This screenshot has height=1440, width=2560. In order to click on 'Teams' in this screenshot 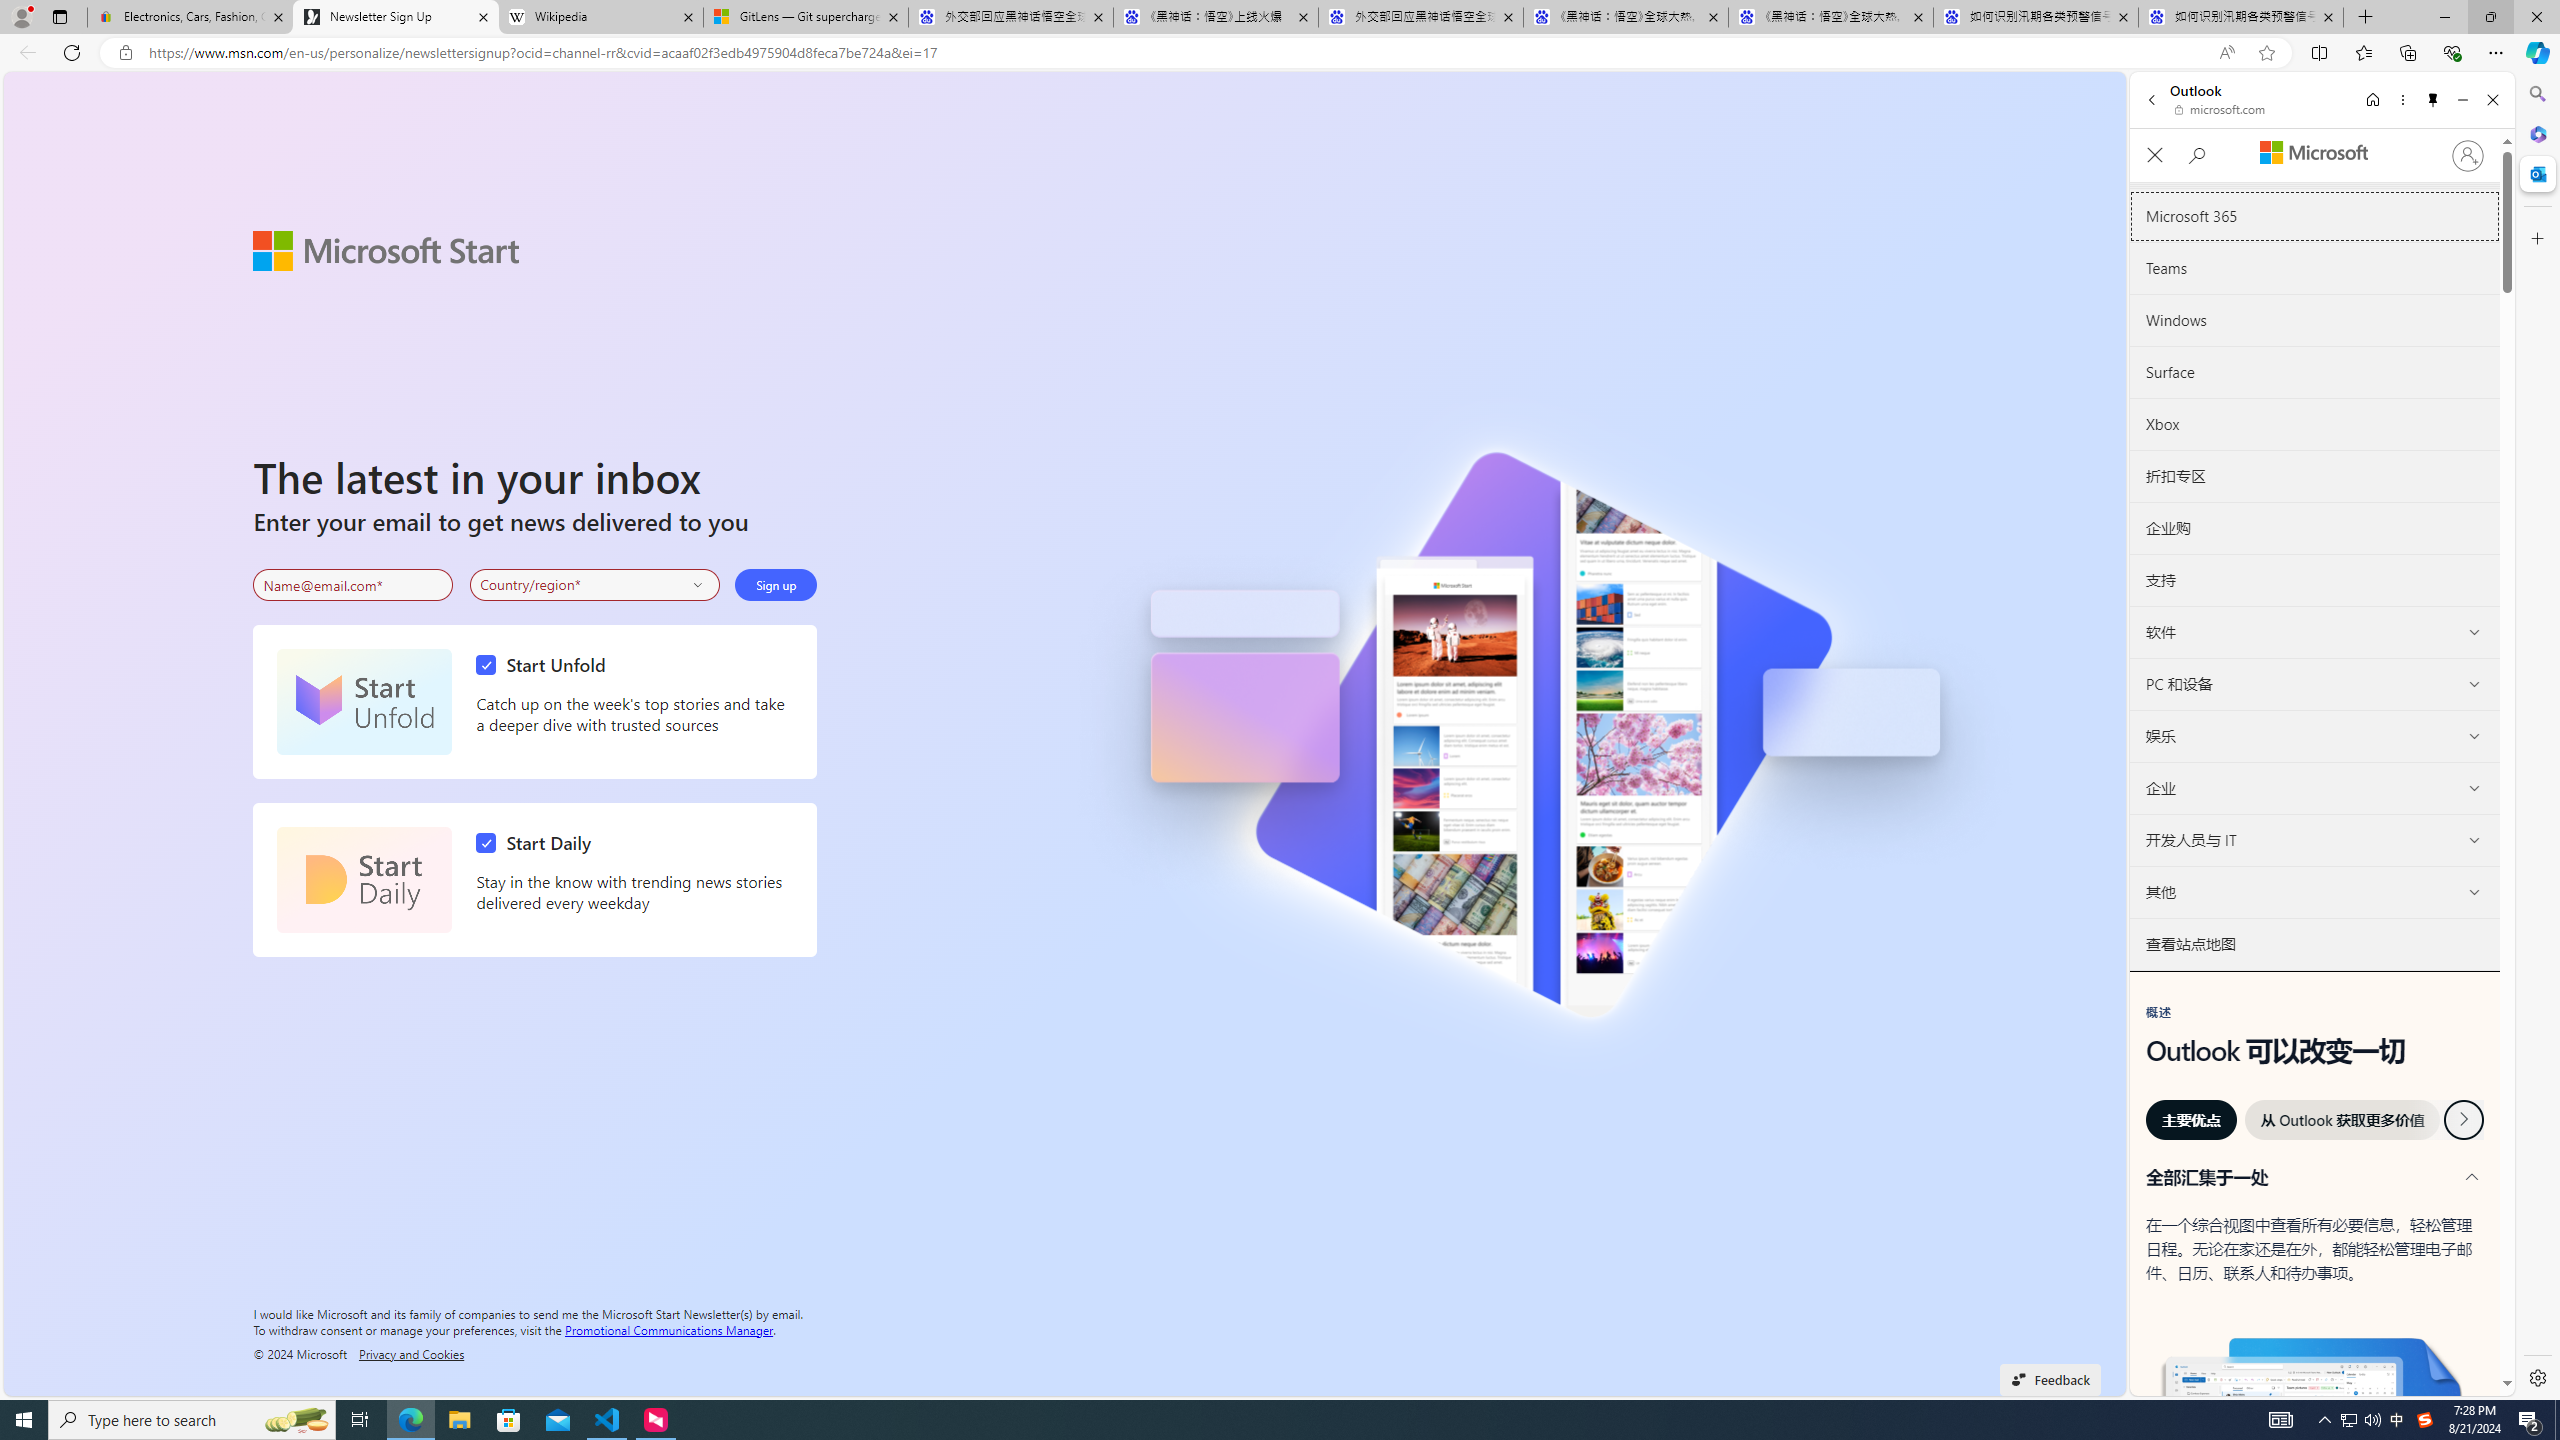, I will do `click(2315, 268)`.